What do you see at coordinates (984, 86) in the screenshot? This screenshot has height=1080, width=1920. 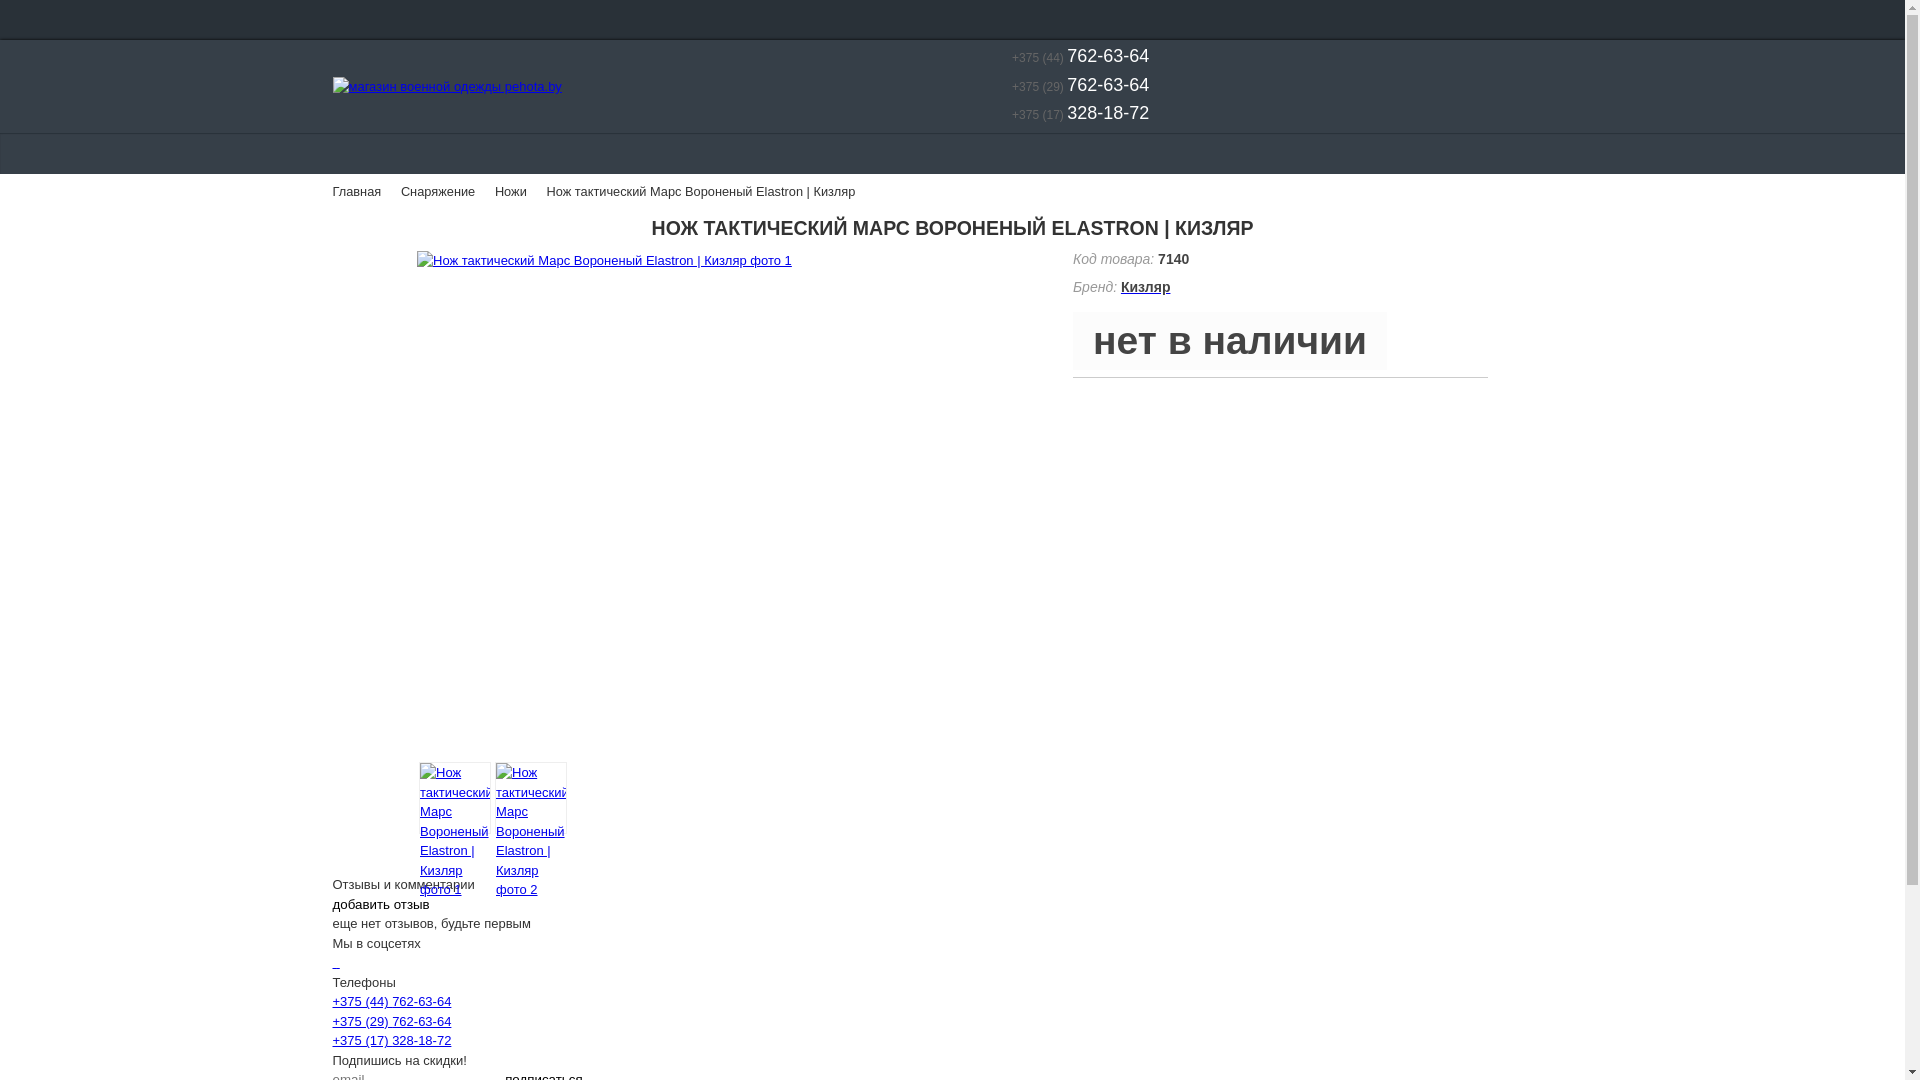 I see `'+375 (29) 762-63-64'` at bounding box center [984, 86].